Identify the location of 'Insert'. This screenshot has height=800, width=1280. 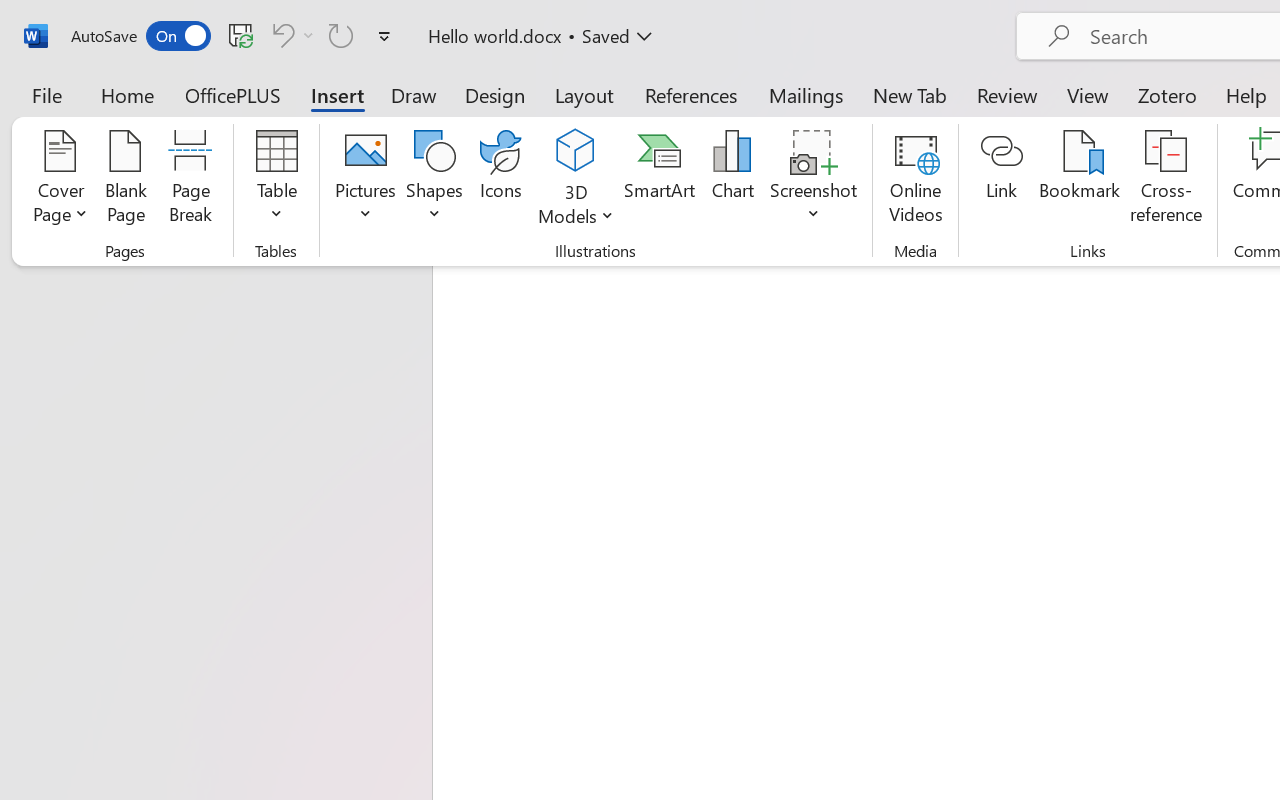
(337, 94).